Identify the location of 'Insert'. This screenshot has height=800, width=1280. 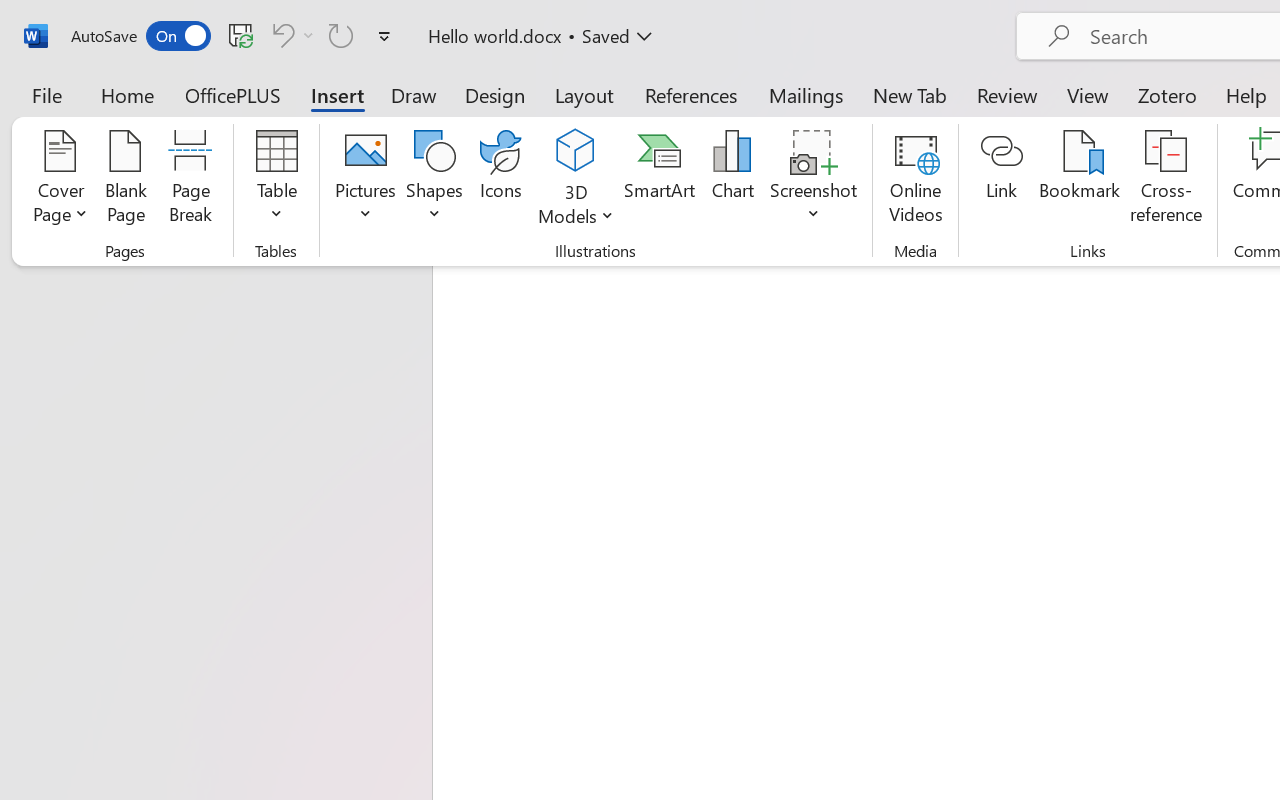
(337, 94).